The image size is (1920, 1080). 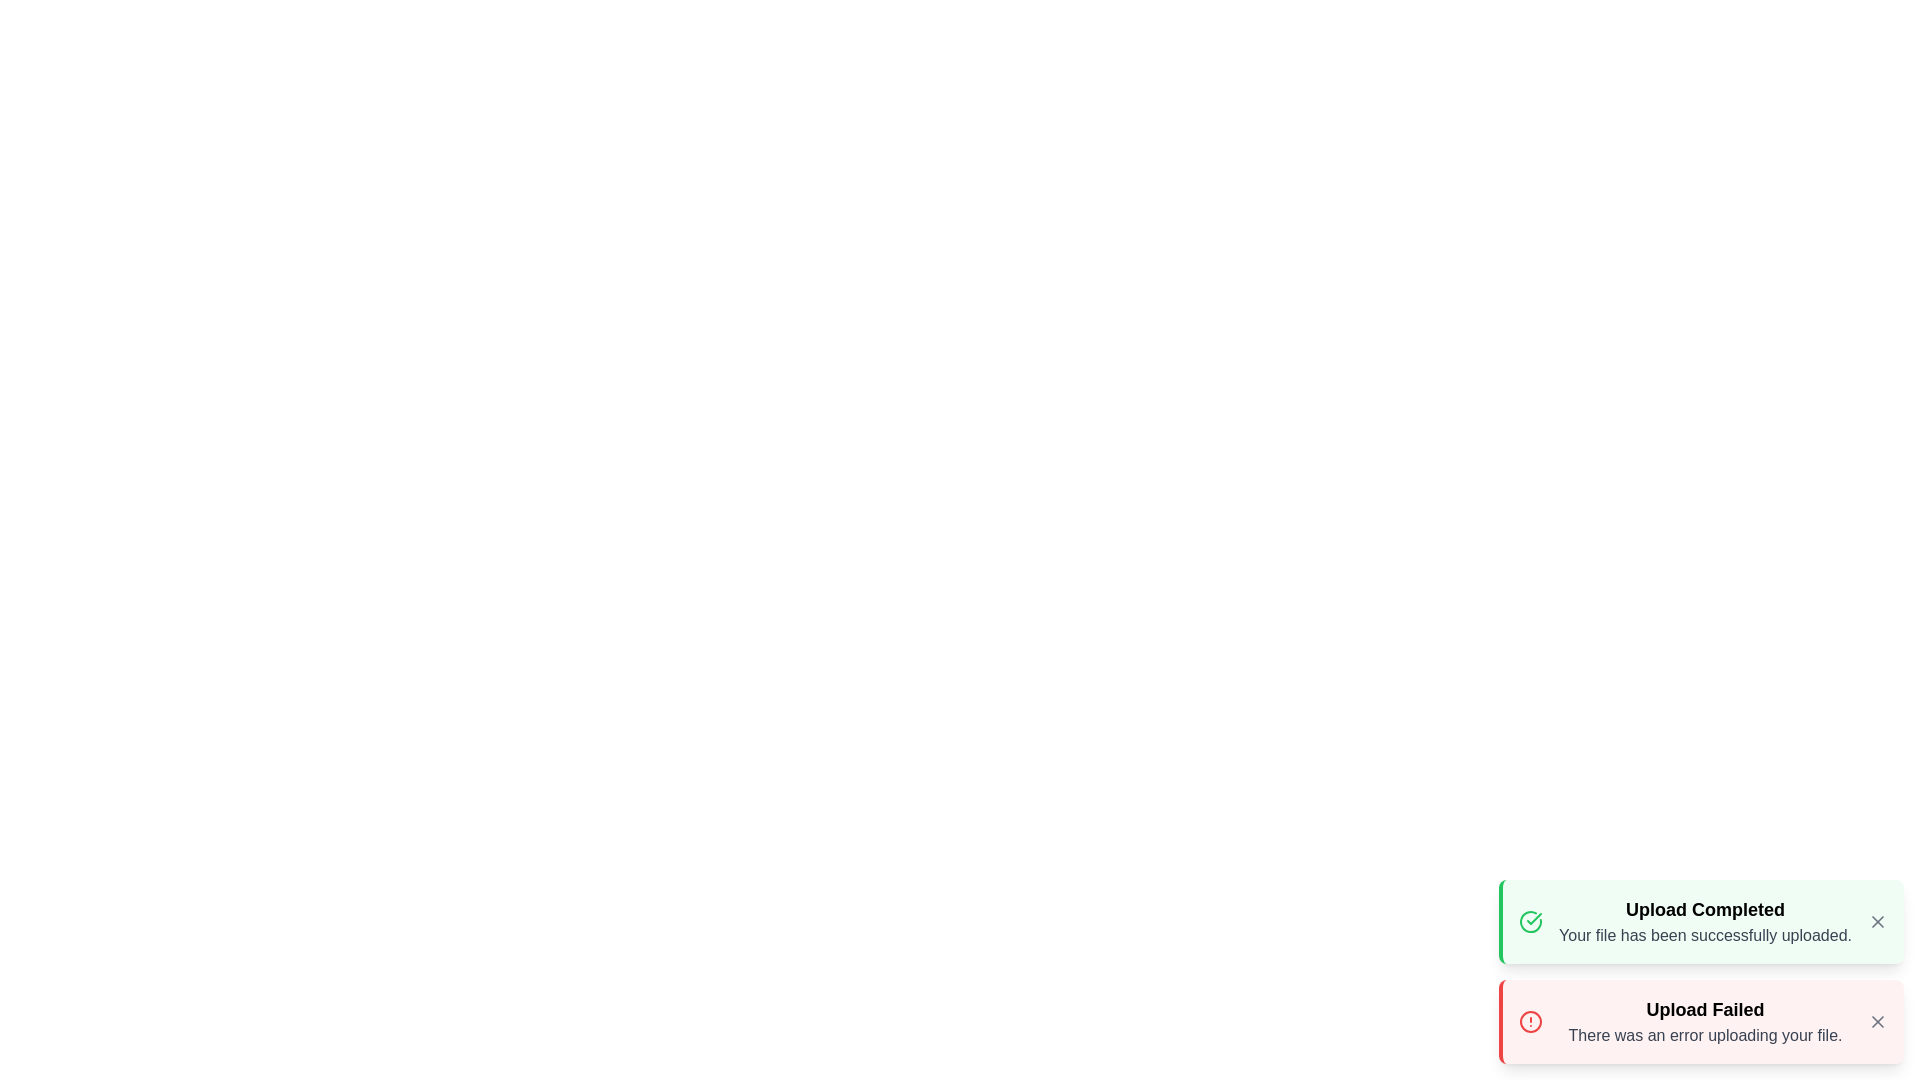 What do you see at coordinates (1704, 1010) in the screenshot?
I see `bold 'Upload Failed' text displayed at the top of the red error message box` at bounding box center [1704, 1010].